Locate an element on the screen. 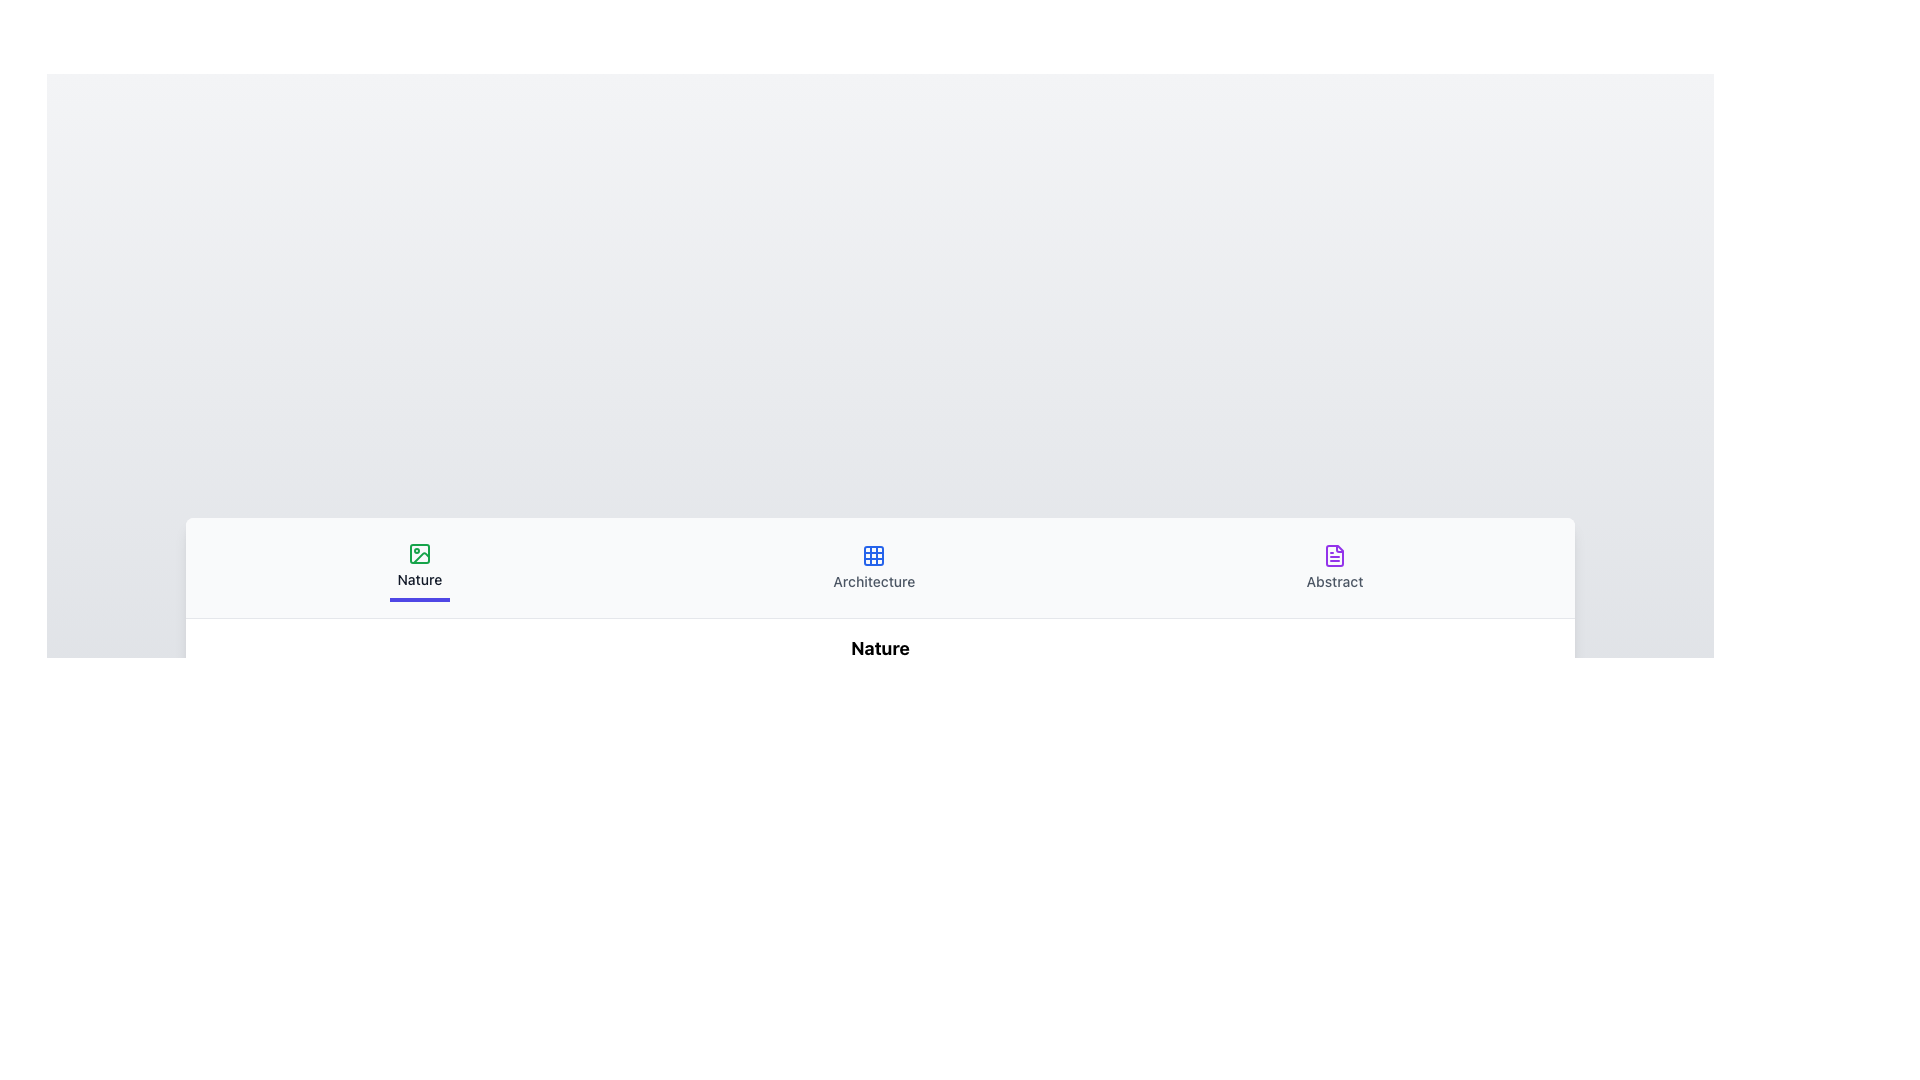  the label element that describes the button or section associated with the 'Abstract' text and its accompanying icon, located in the bottom segment of the interface is located at coordinates (1334, 581).